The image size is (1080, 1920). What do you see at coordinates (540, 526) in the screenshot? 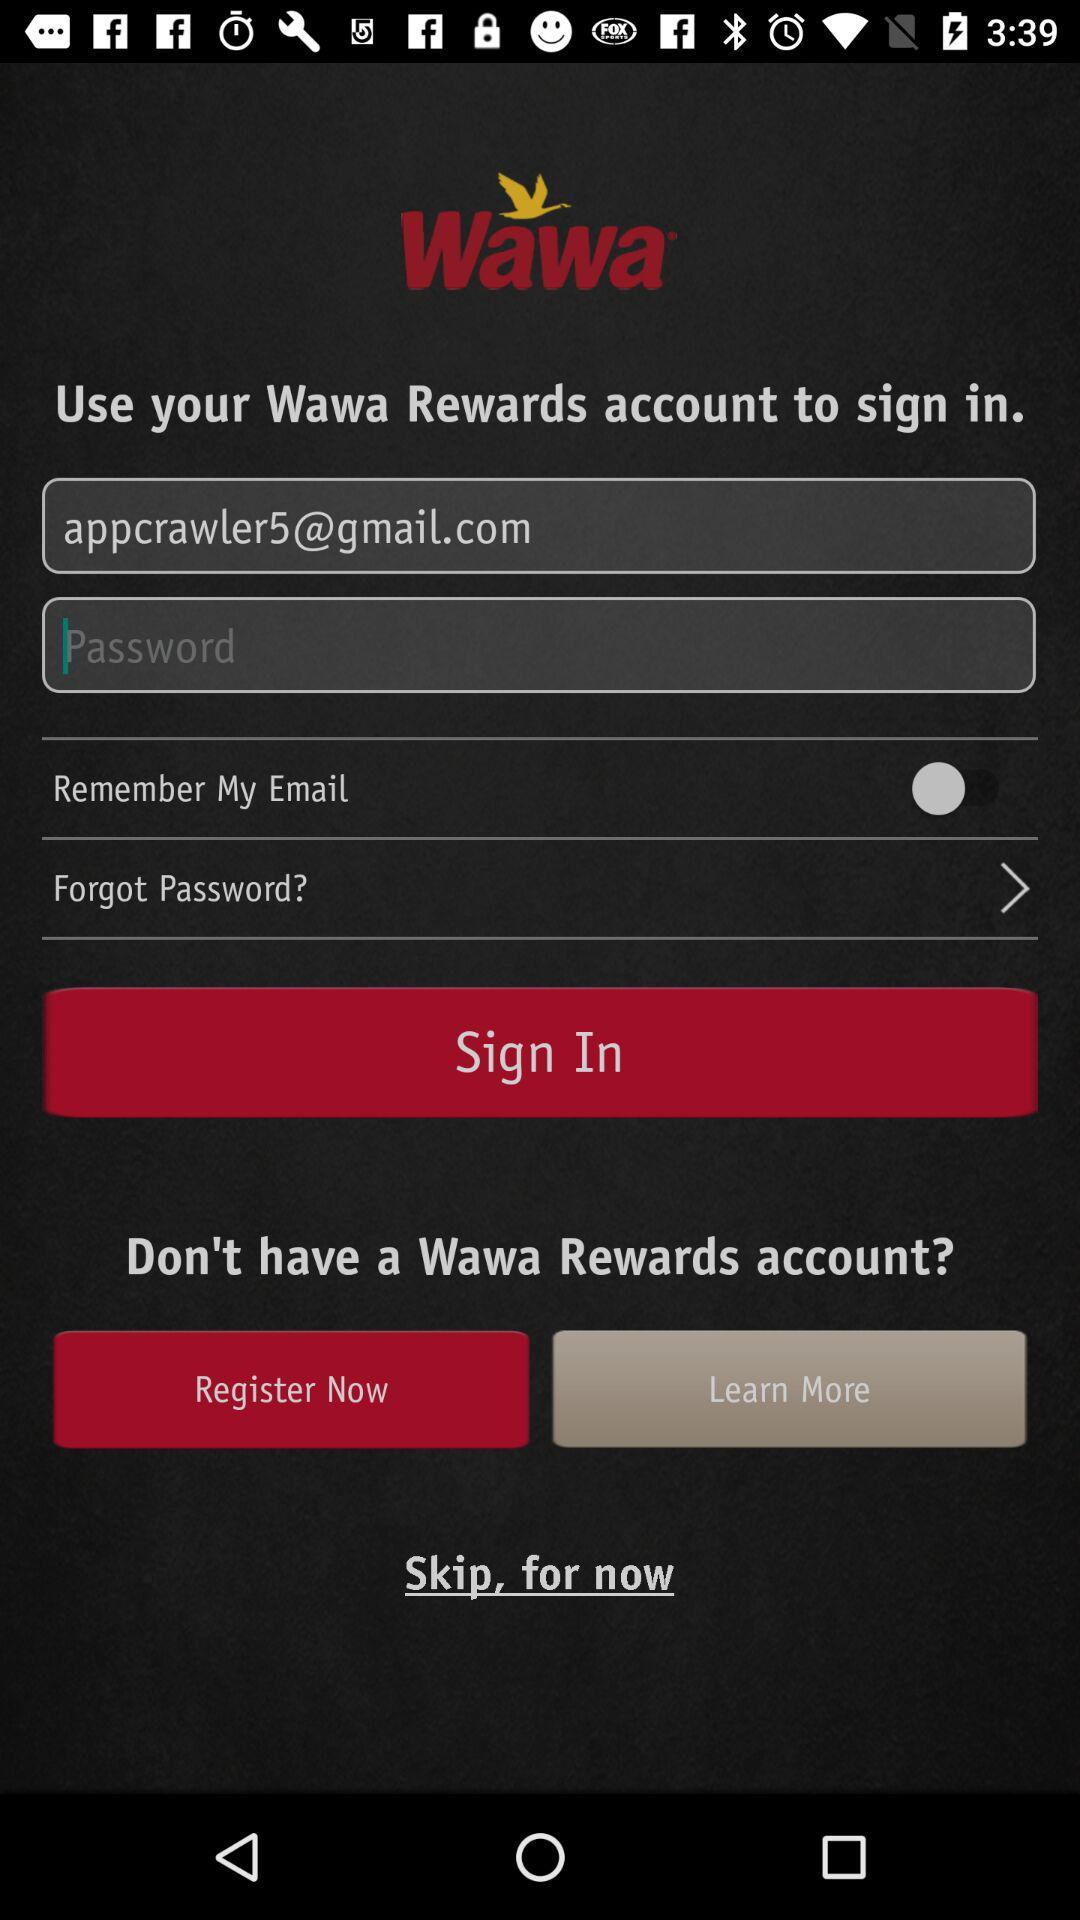
I see `the icon below use your wawa` at bounding box center [540, 526].